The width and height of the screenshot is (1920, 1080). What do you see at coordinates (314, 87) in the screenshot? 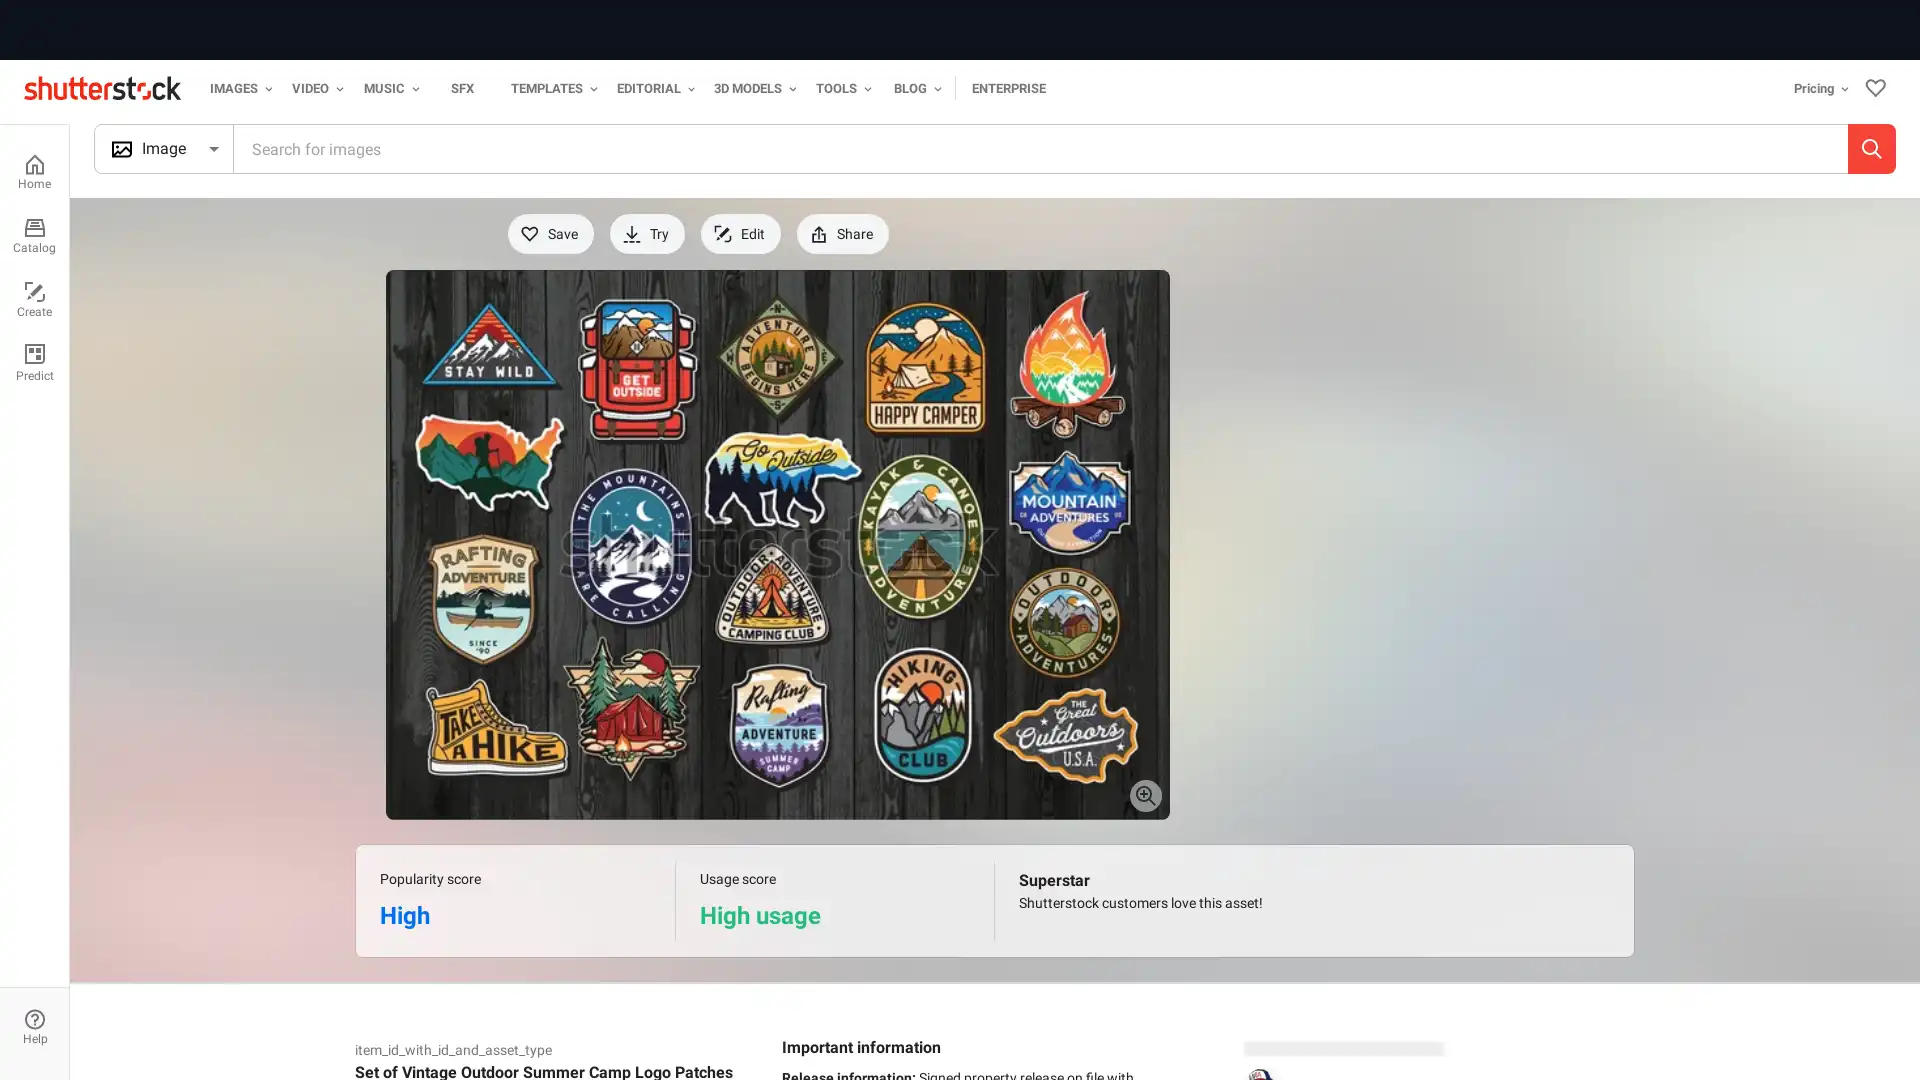
I see `Video` at bounding box center [314, 87].